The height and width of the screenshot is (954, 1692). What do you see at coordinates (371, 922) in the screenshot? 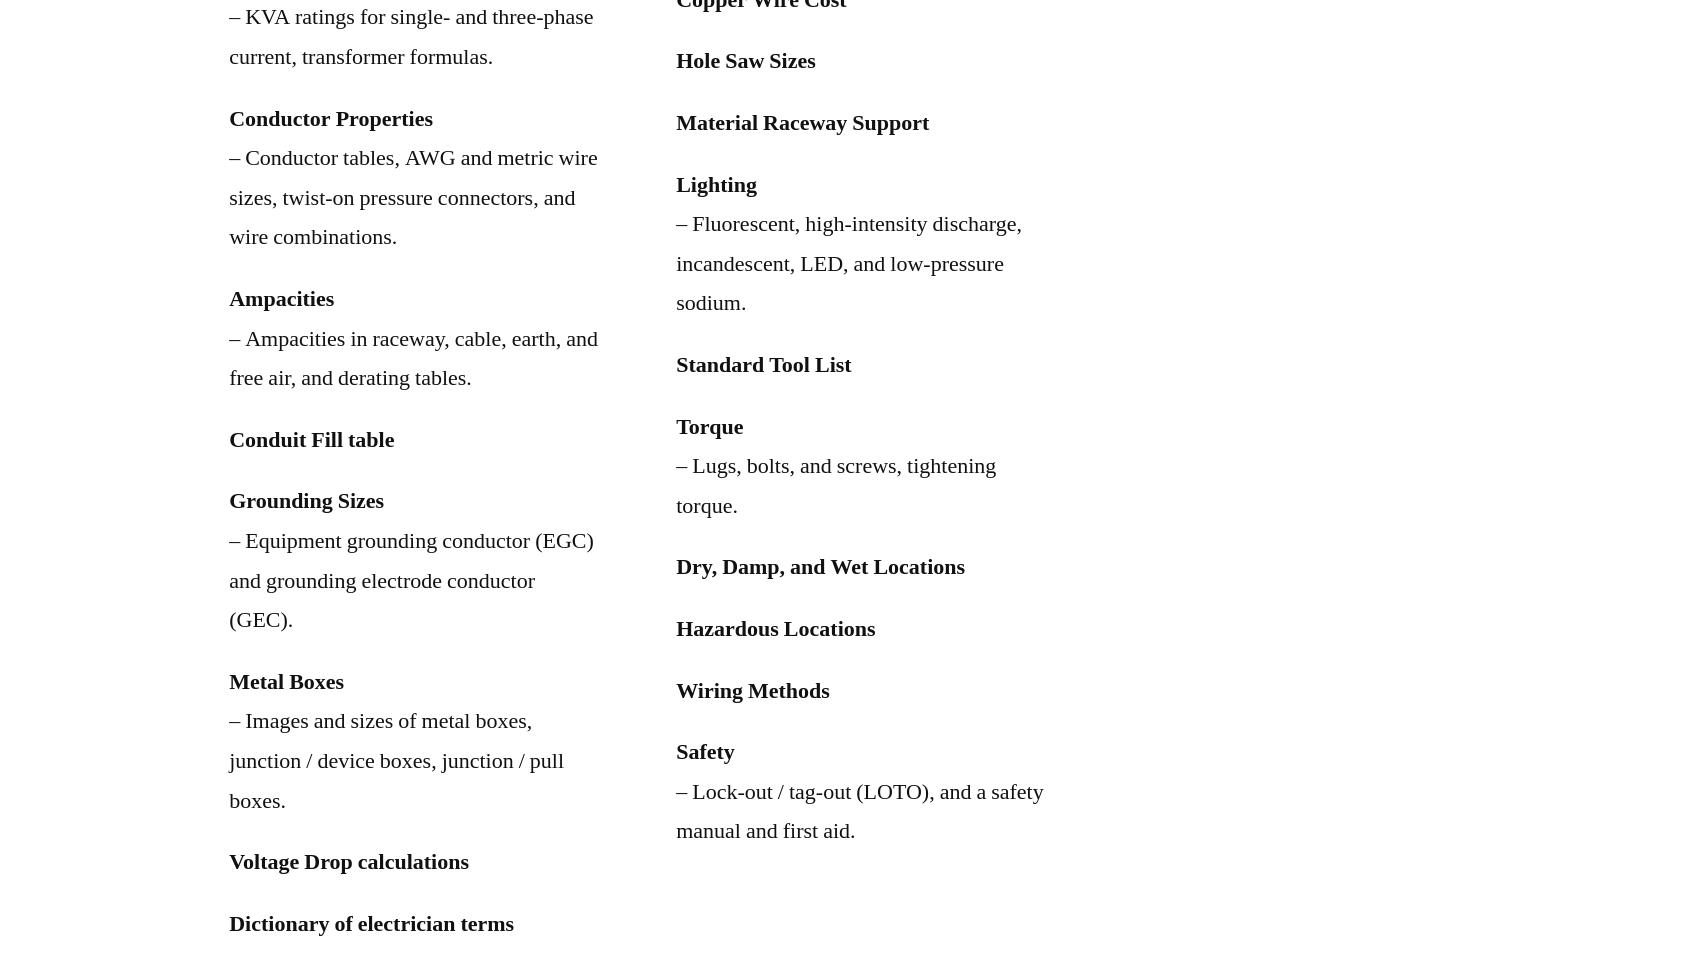
I see `'Dictionary of electrician terms'` at bounding box center [371, 922].